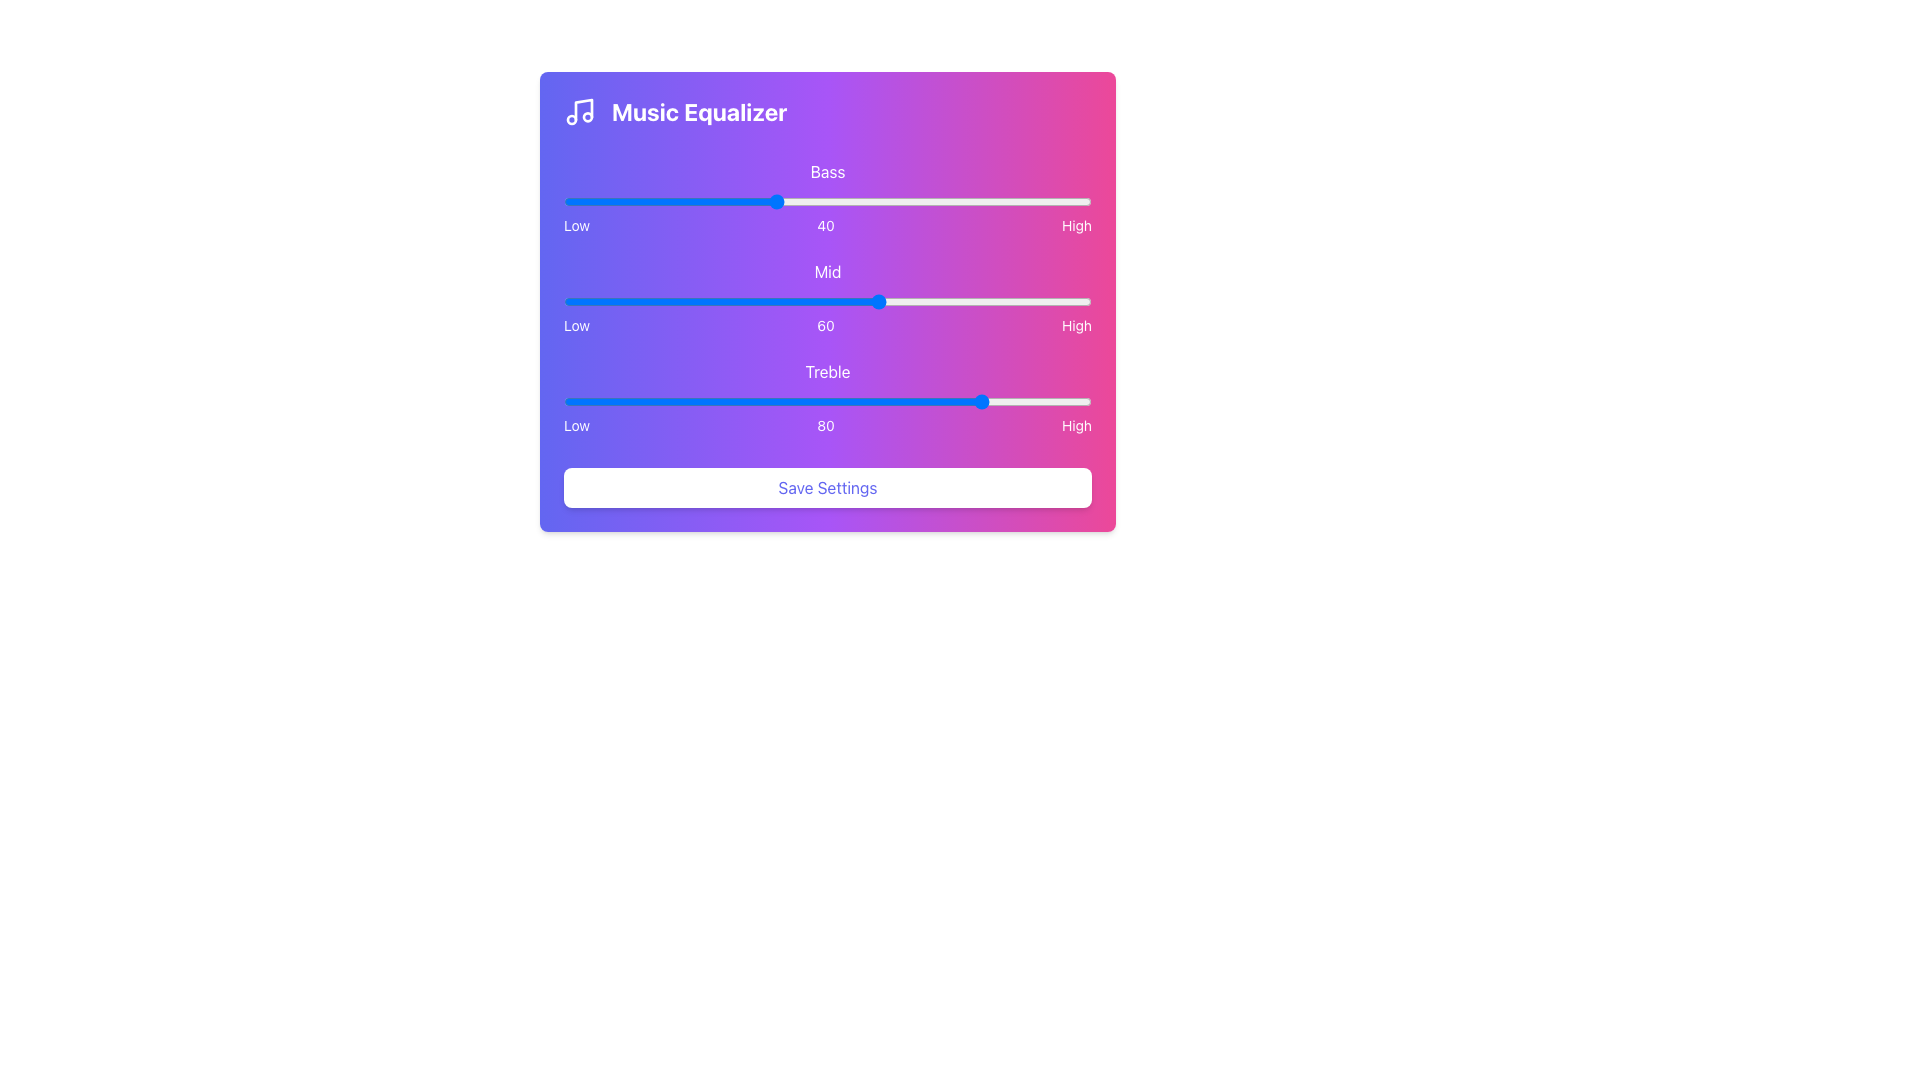 The height and width of the screenshot is (1080, 1920). Describe the element at coordinates (575, 325) in the screenshot. I see `the Text label indicating the minimum value range on the equalizer control, positioned to the left of the number '60' and the label 'High'` at that location.